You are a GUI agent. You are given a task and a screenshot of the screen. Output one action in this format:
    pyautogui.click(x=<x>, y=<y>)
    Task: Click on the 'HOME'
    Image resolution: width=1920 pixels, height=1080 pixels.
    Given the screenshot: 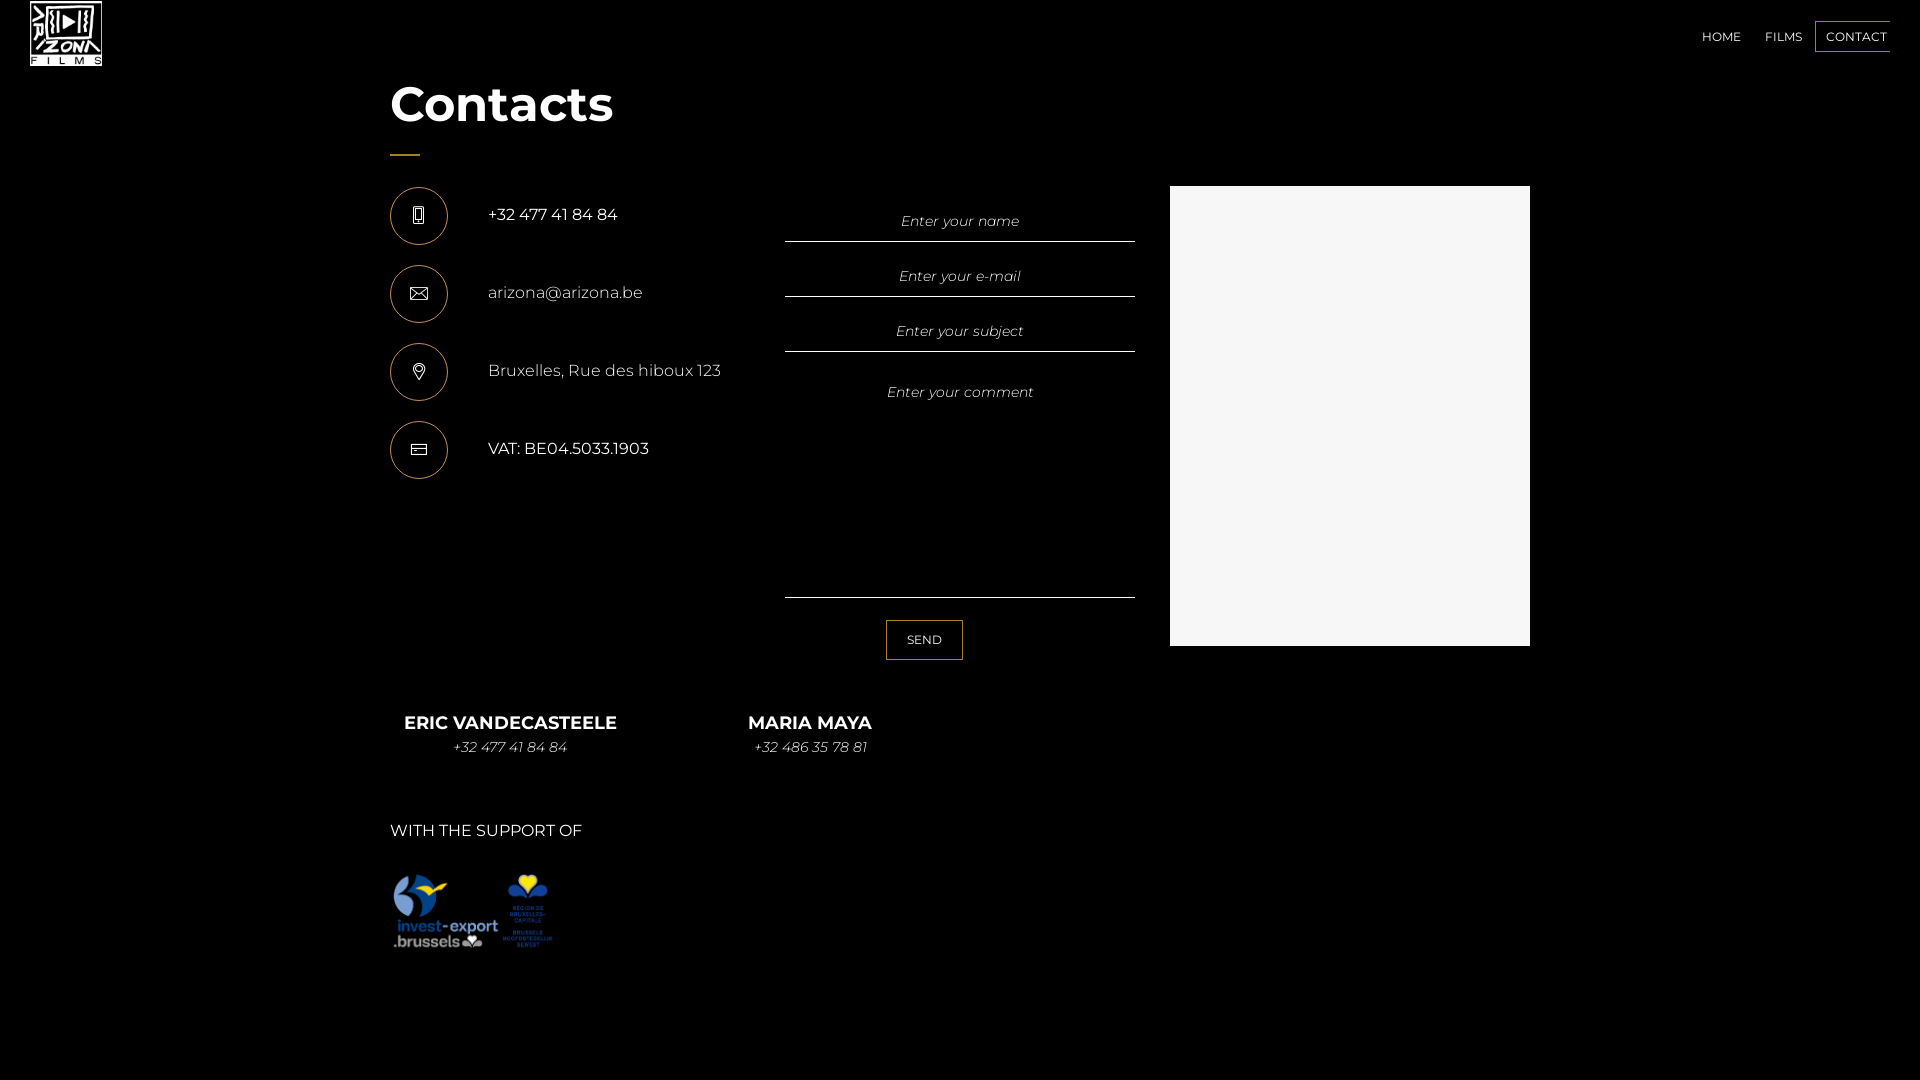 What is the action you would take?
    pyautogui.click(x=1716, y=37)
    